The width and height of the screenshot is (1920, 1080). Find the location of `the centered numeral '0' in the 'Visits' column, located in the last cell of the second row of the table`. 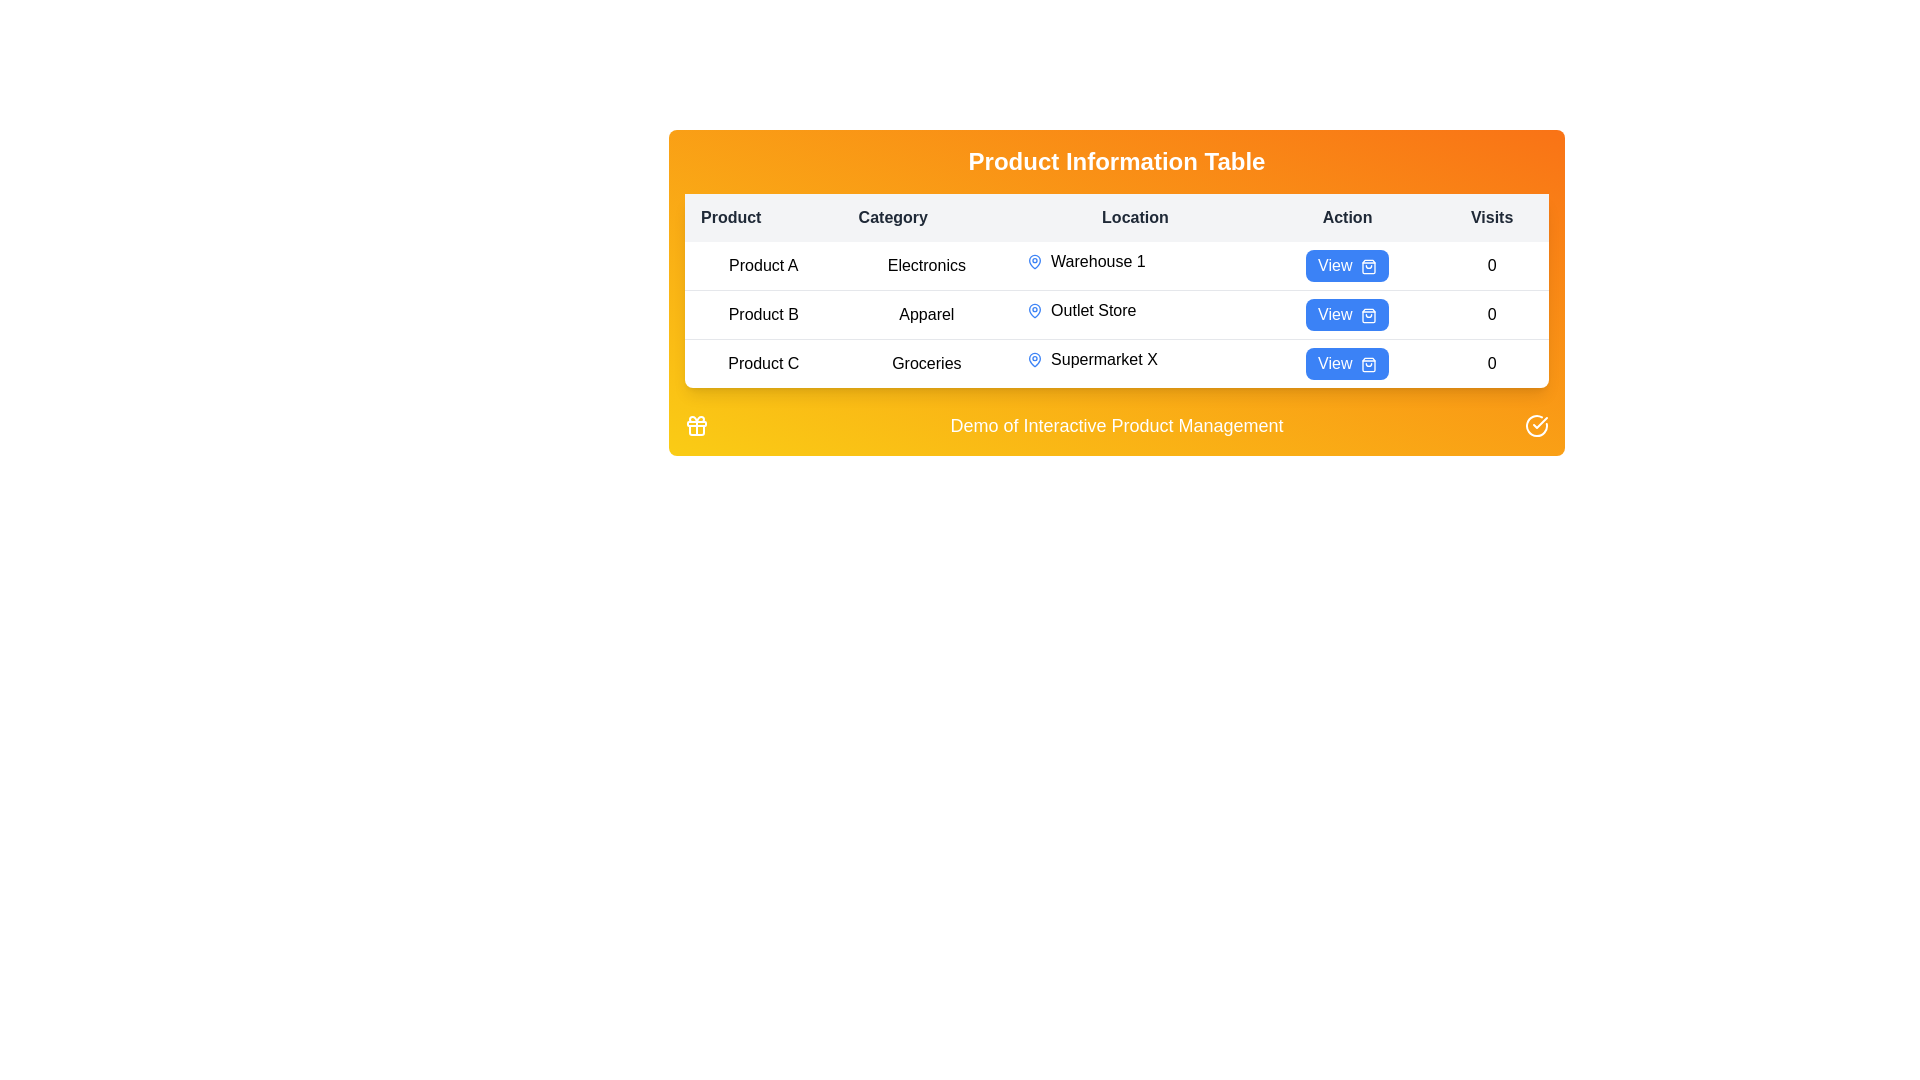

the centered numeral '0' in the 'Visits' column, located in the last cell of the second row of the table is located at coordinates (1492, 315).